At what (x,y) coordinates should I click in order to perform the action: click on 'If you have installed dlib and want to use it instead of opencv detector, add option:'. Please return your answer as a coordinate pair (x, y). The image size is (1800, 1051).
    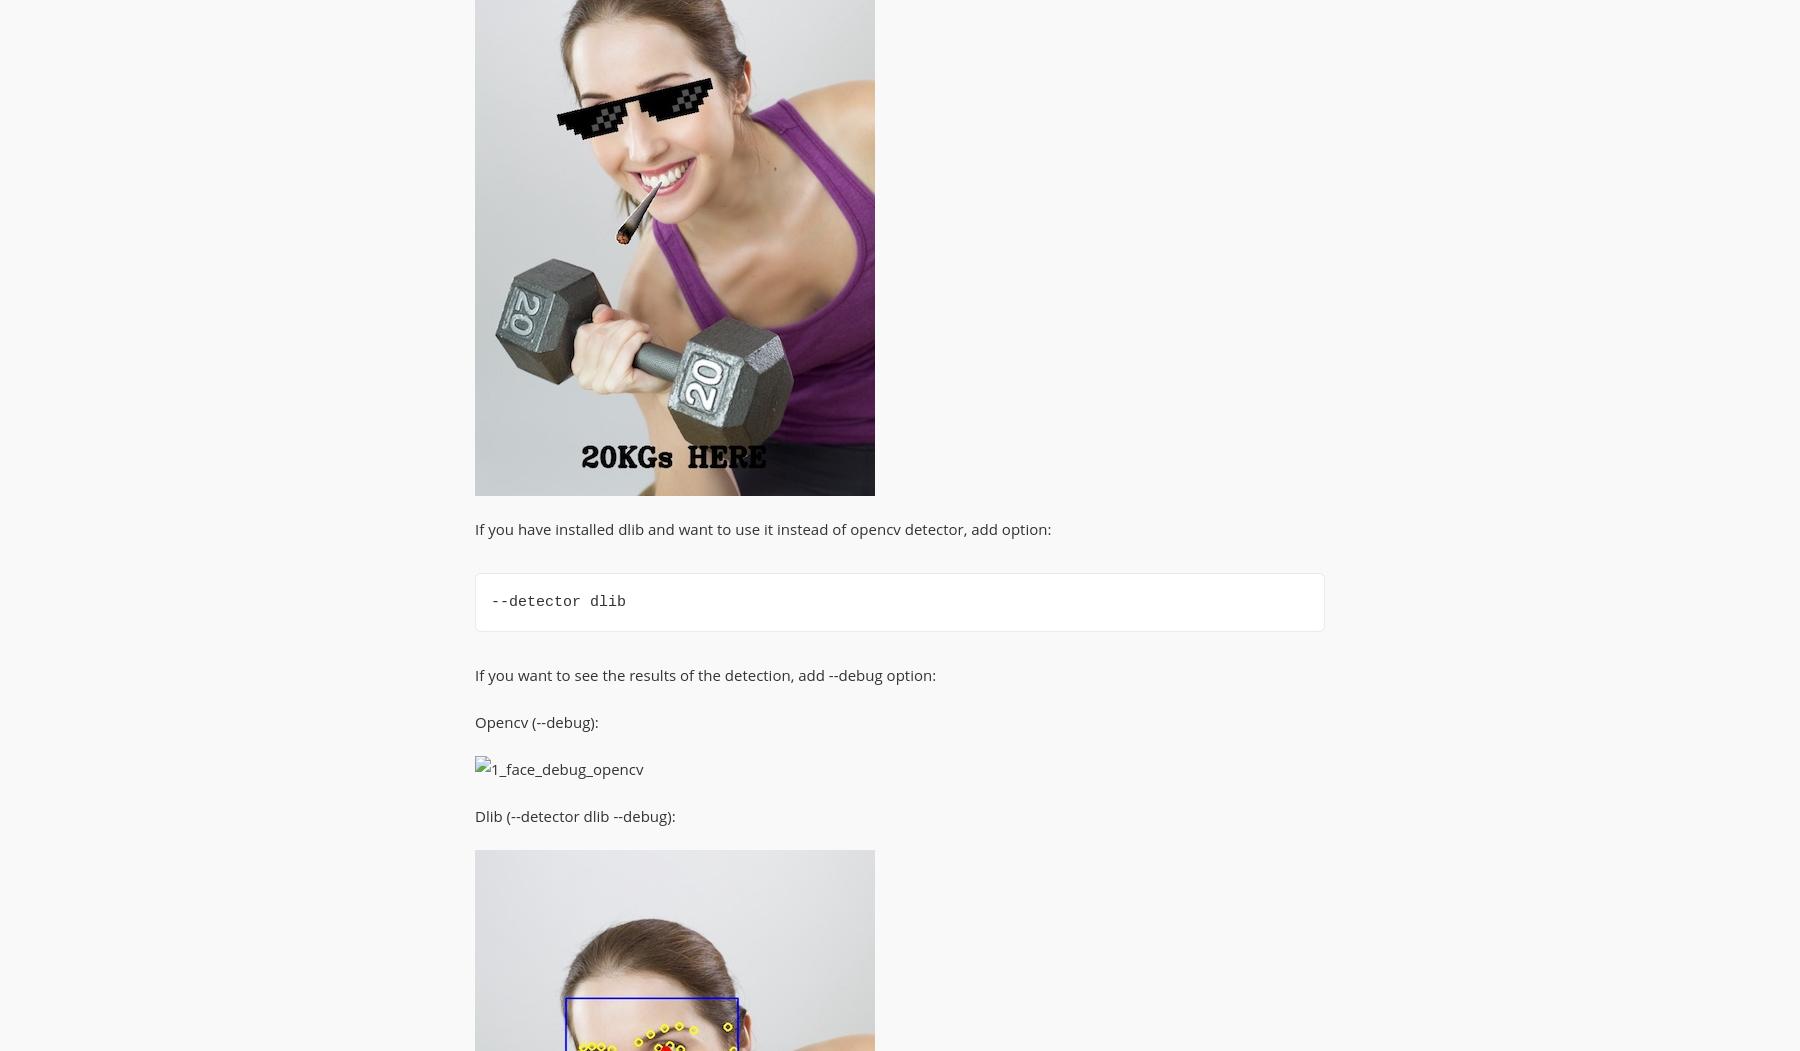
    Looking at the image, I should click on (762, 527).